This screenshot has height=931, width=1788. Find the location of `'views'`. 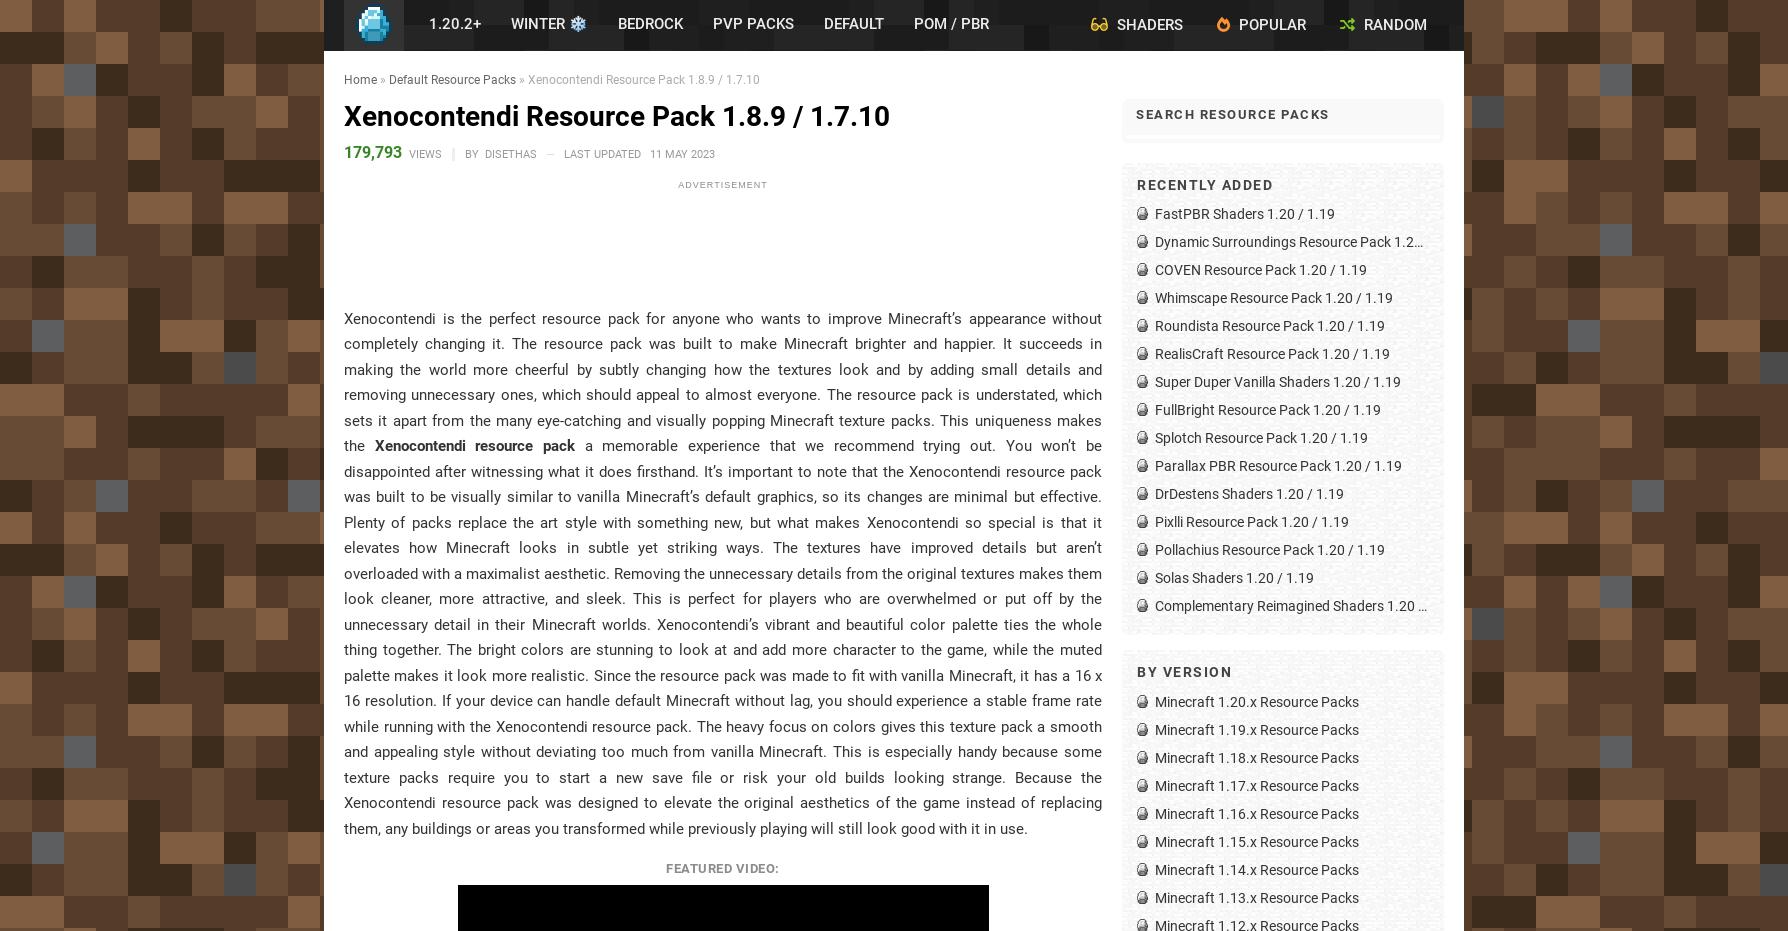

'views' is located at coordinates (425, 152).